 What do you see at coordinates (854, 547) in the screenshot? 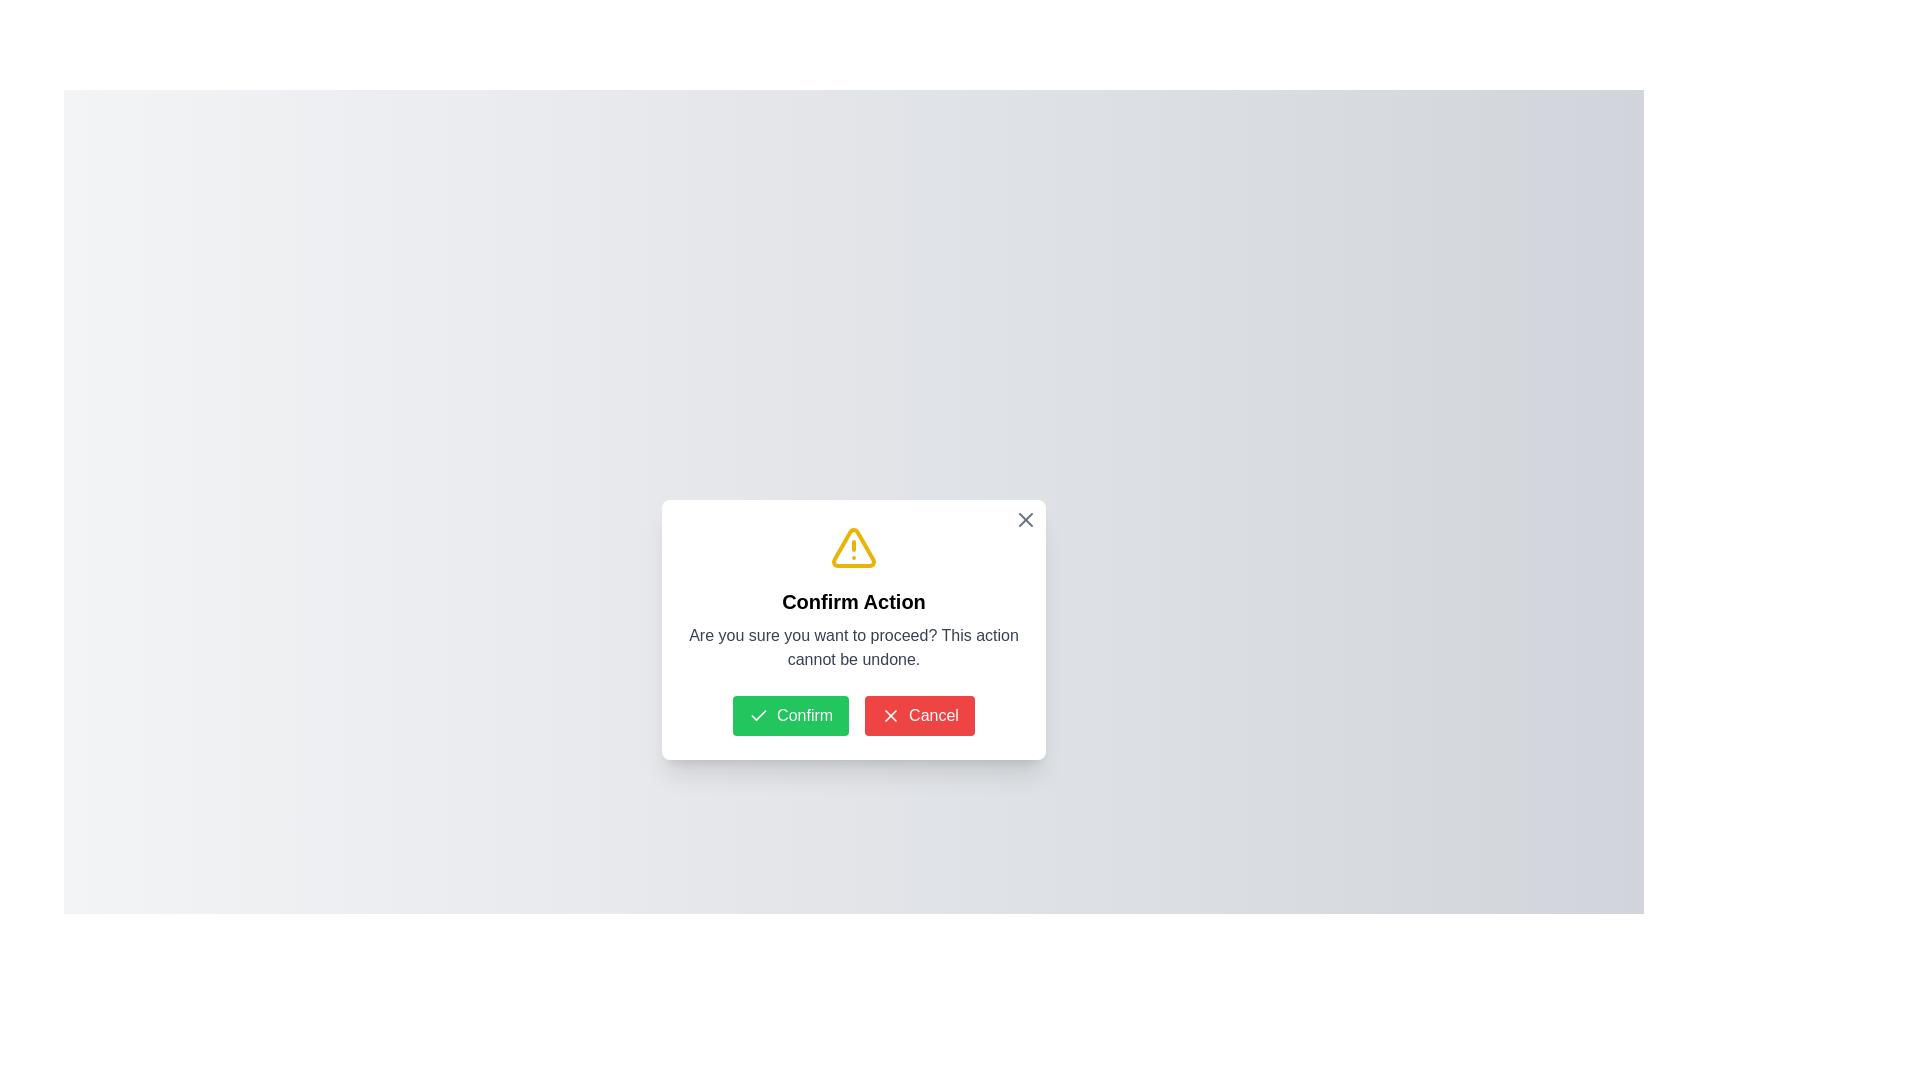
I see `the triangular warning icon with a yellow outline and an exclamation mark, located inside a modal window above the header text 'Confirm Action'` at bounding box center [854, 547].